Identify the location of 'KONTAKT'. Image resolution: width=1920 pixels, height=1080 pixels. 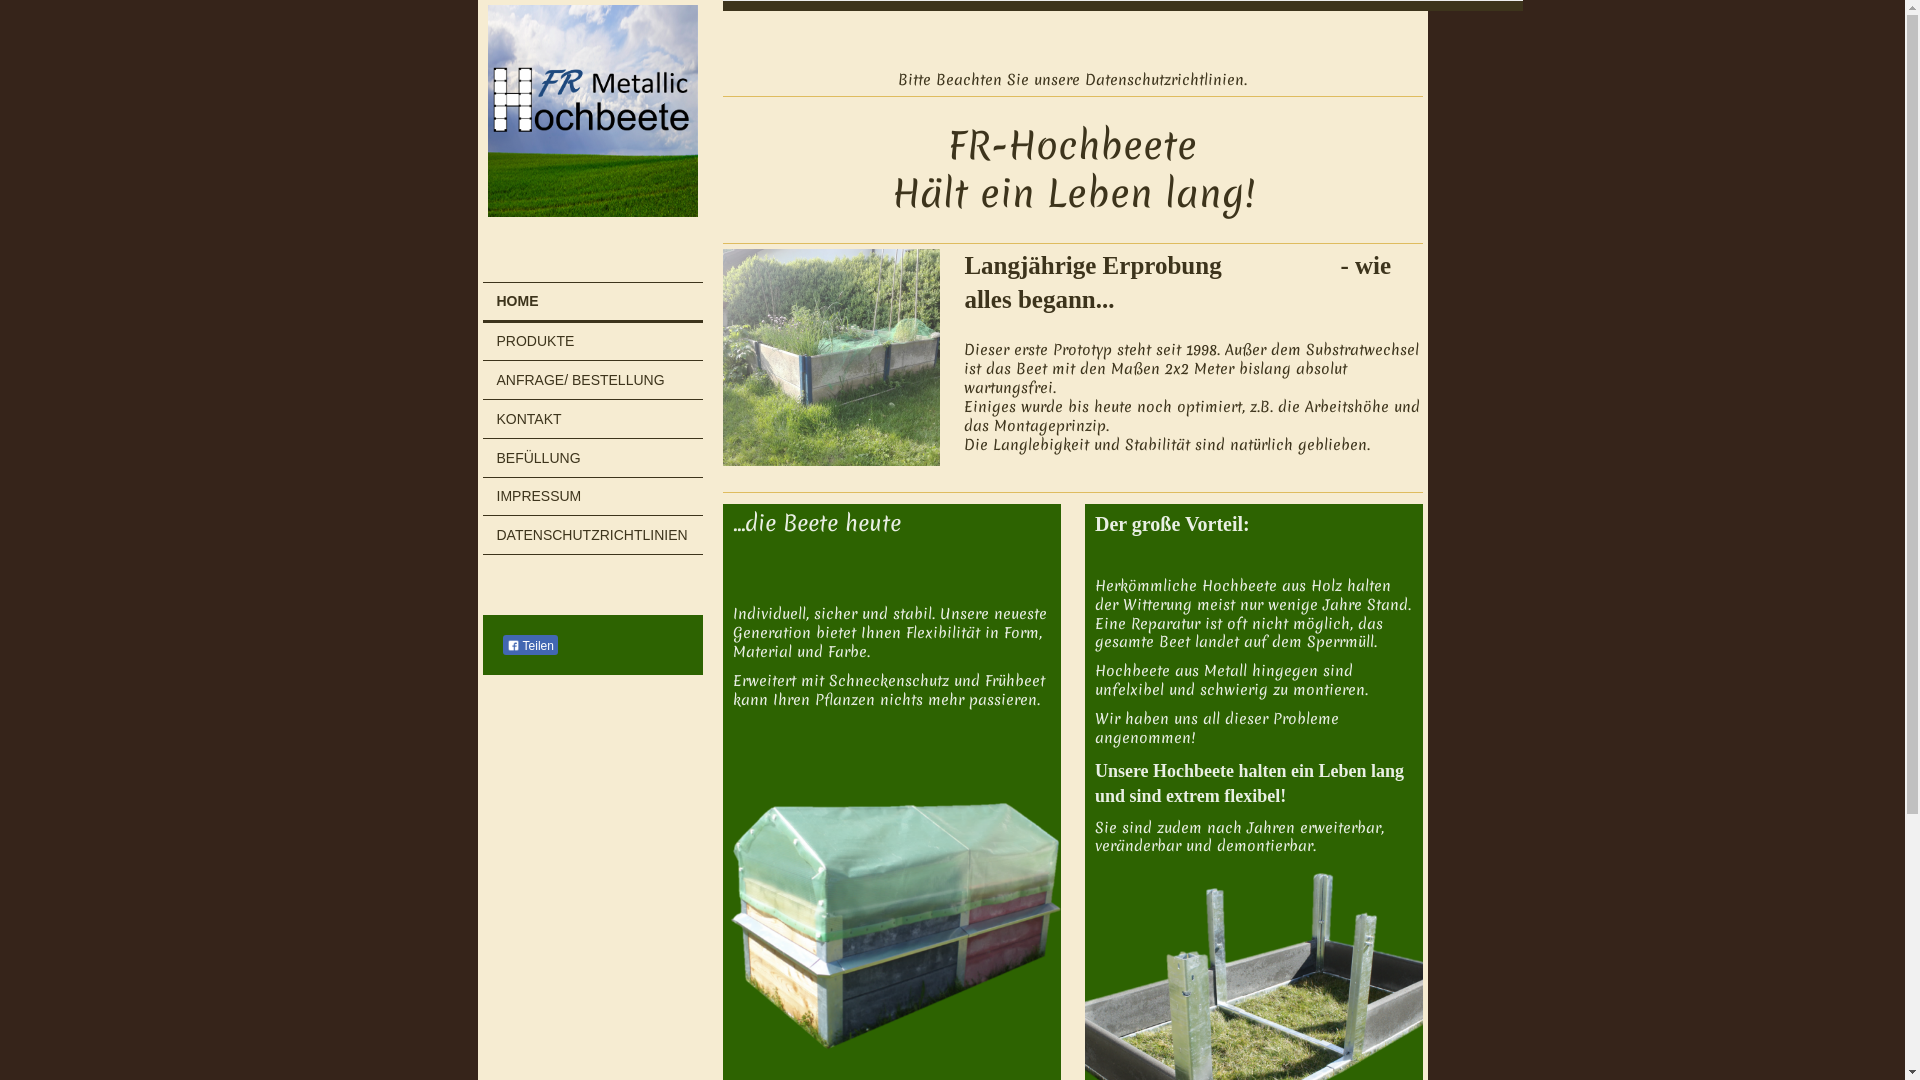
(591, 418).